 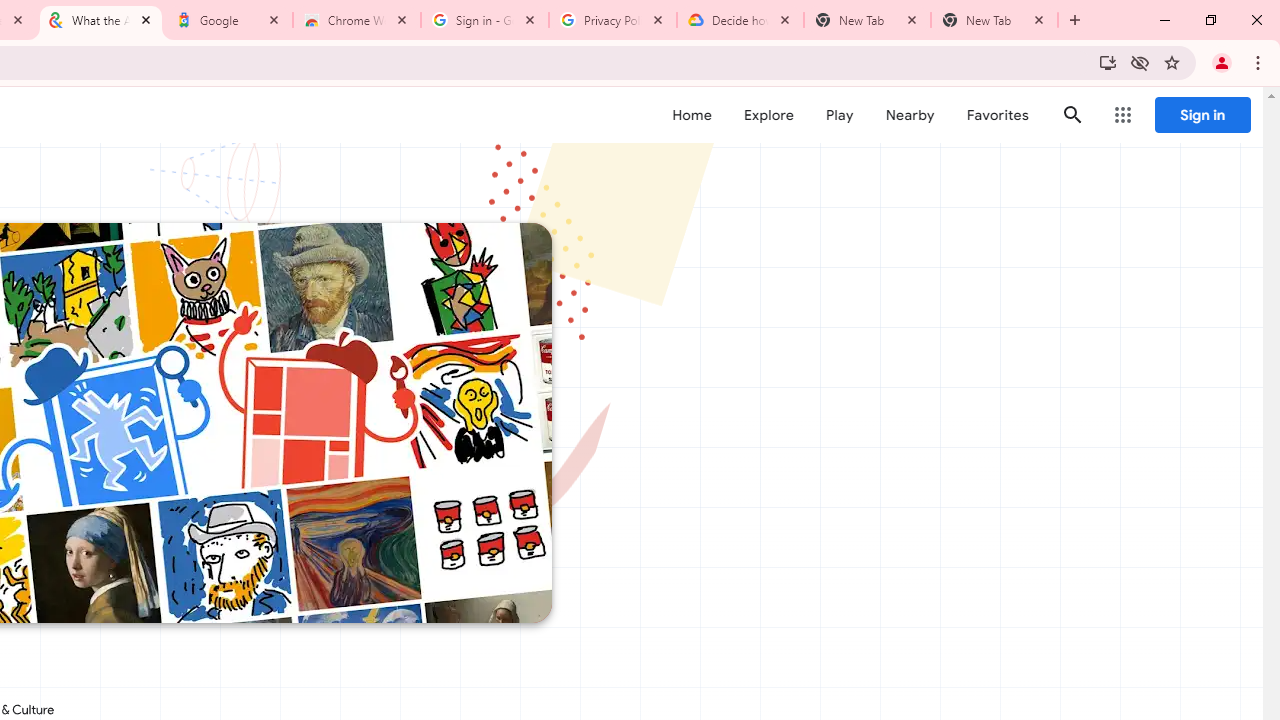 What do you see at coordinates (767, 115) in the screenshot?
I see `'Explore'` at bounding box center [767, 115].